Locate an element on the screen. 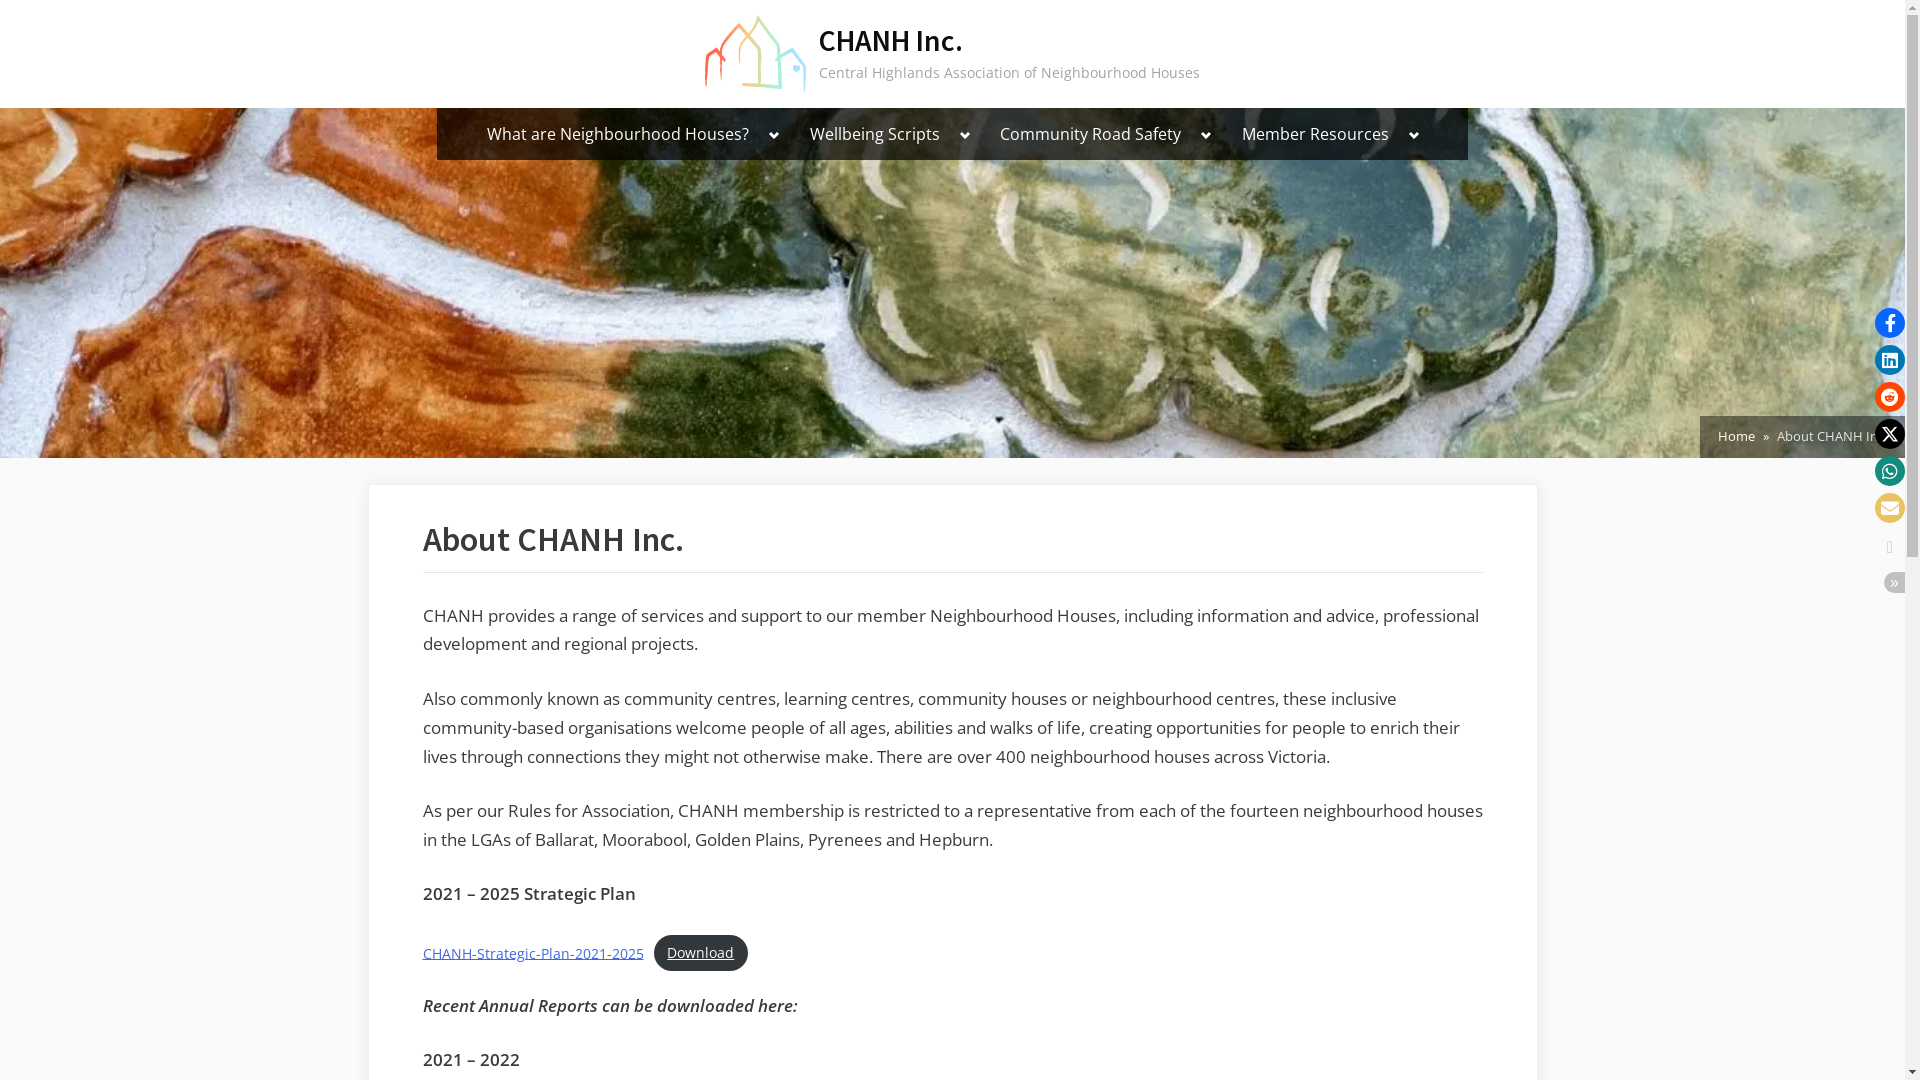 The image size is (1920, 1080). 'Home' is located at coordinates (1717, 435).